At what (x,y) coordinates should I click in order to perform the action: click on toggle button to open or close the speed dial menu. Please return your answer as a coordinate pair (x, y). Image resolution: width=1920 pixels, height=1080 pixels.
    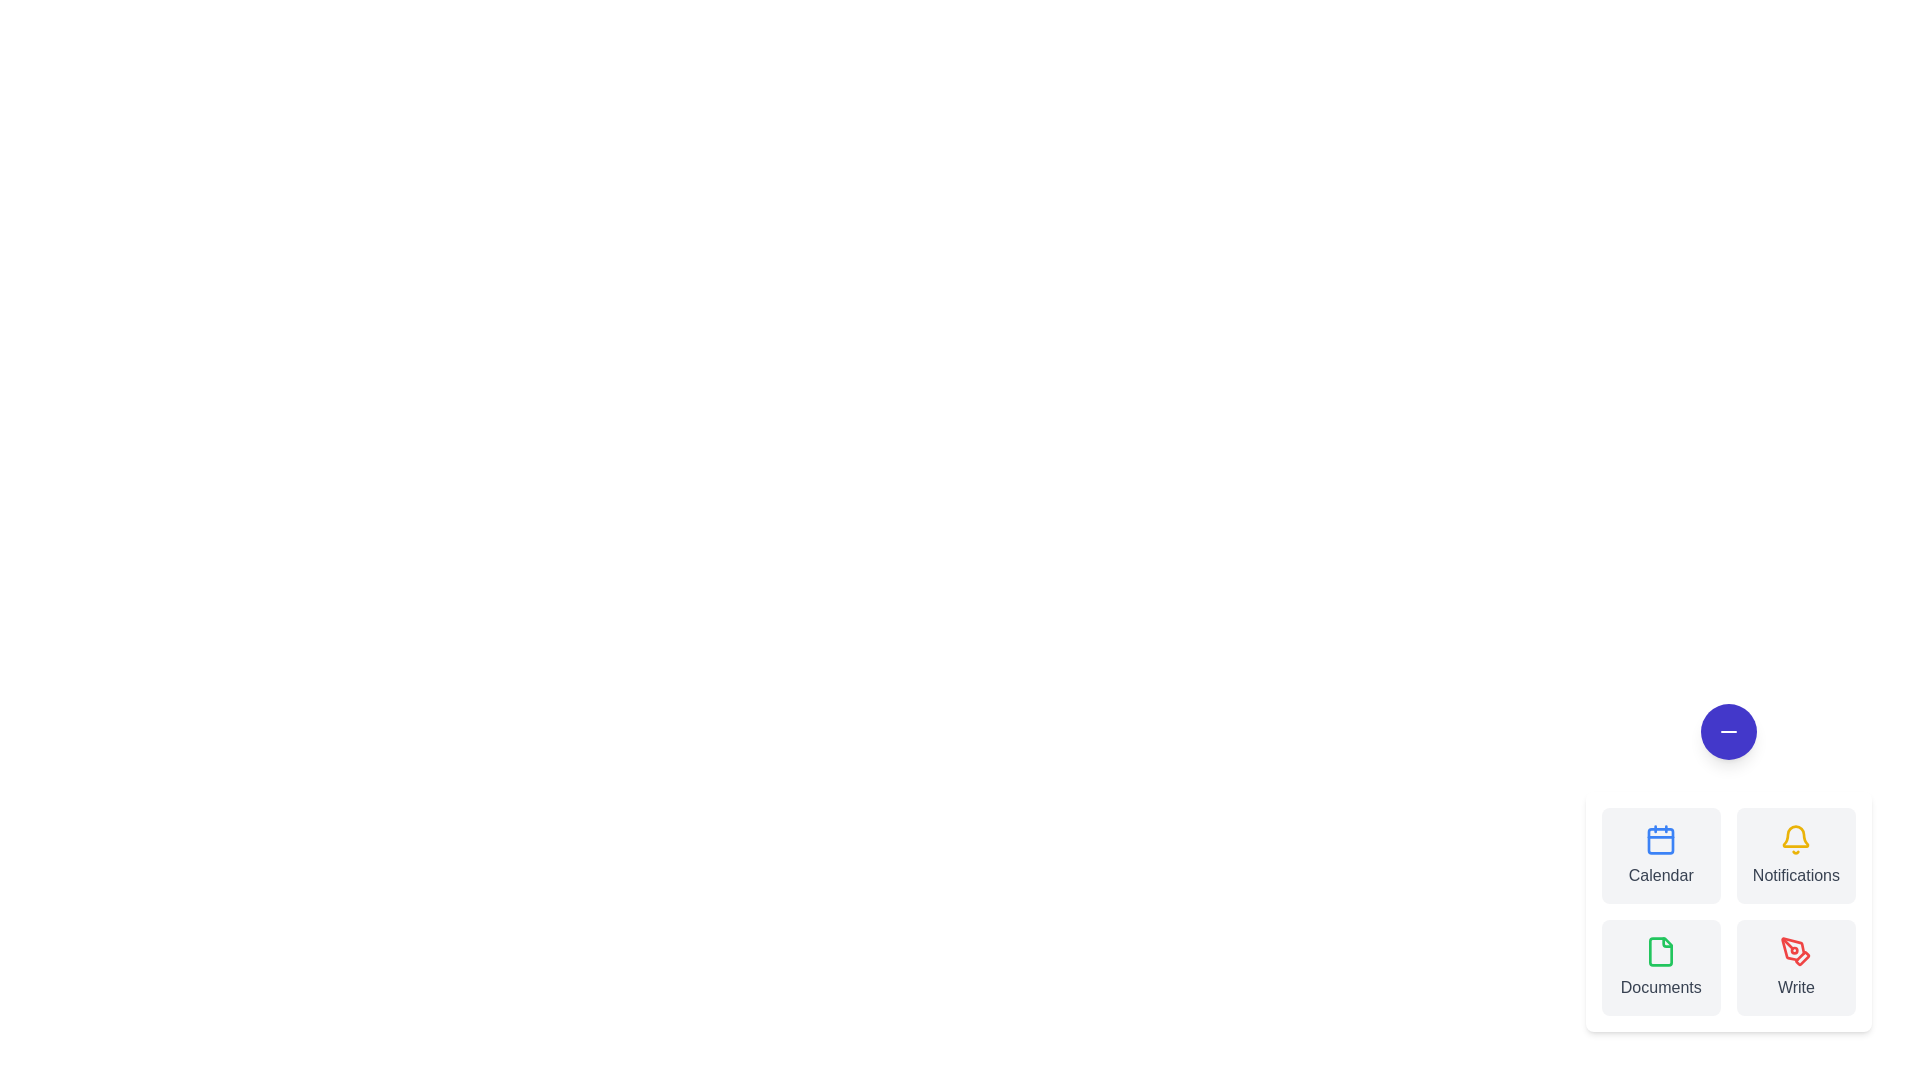
    Looking at the image, I should click on (1727, 732).